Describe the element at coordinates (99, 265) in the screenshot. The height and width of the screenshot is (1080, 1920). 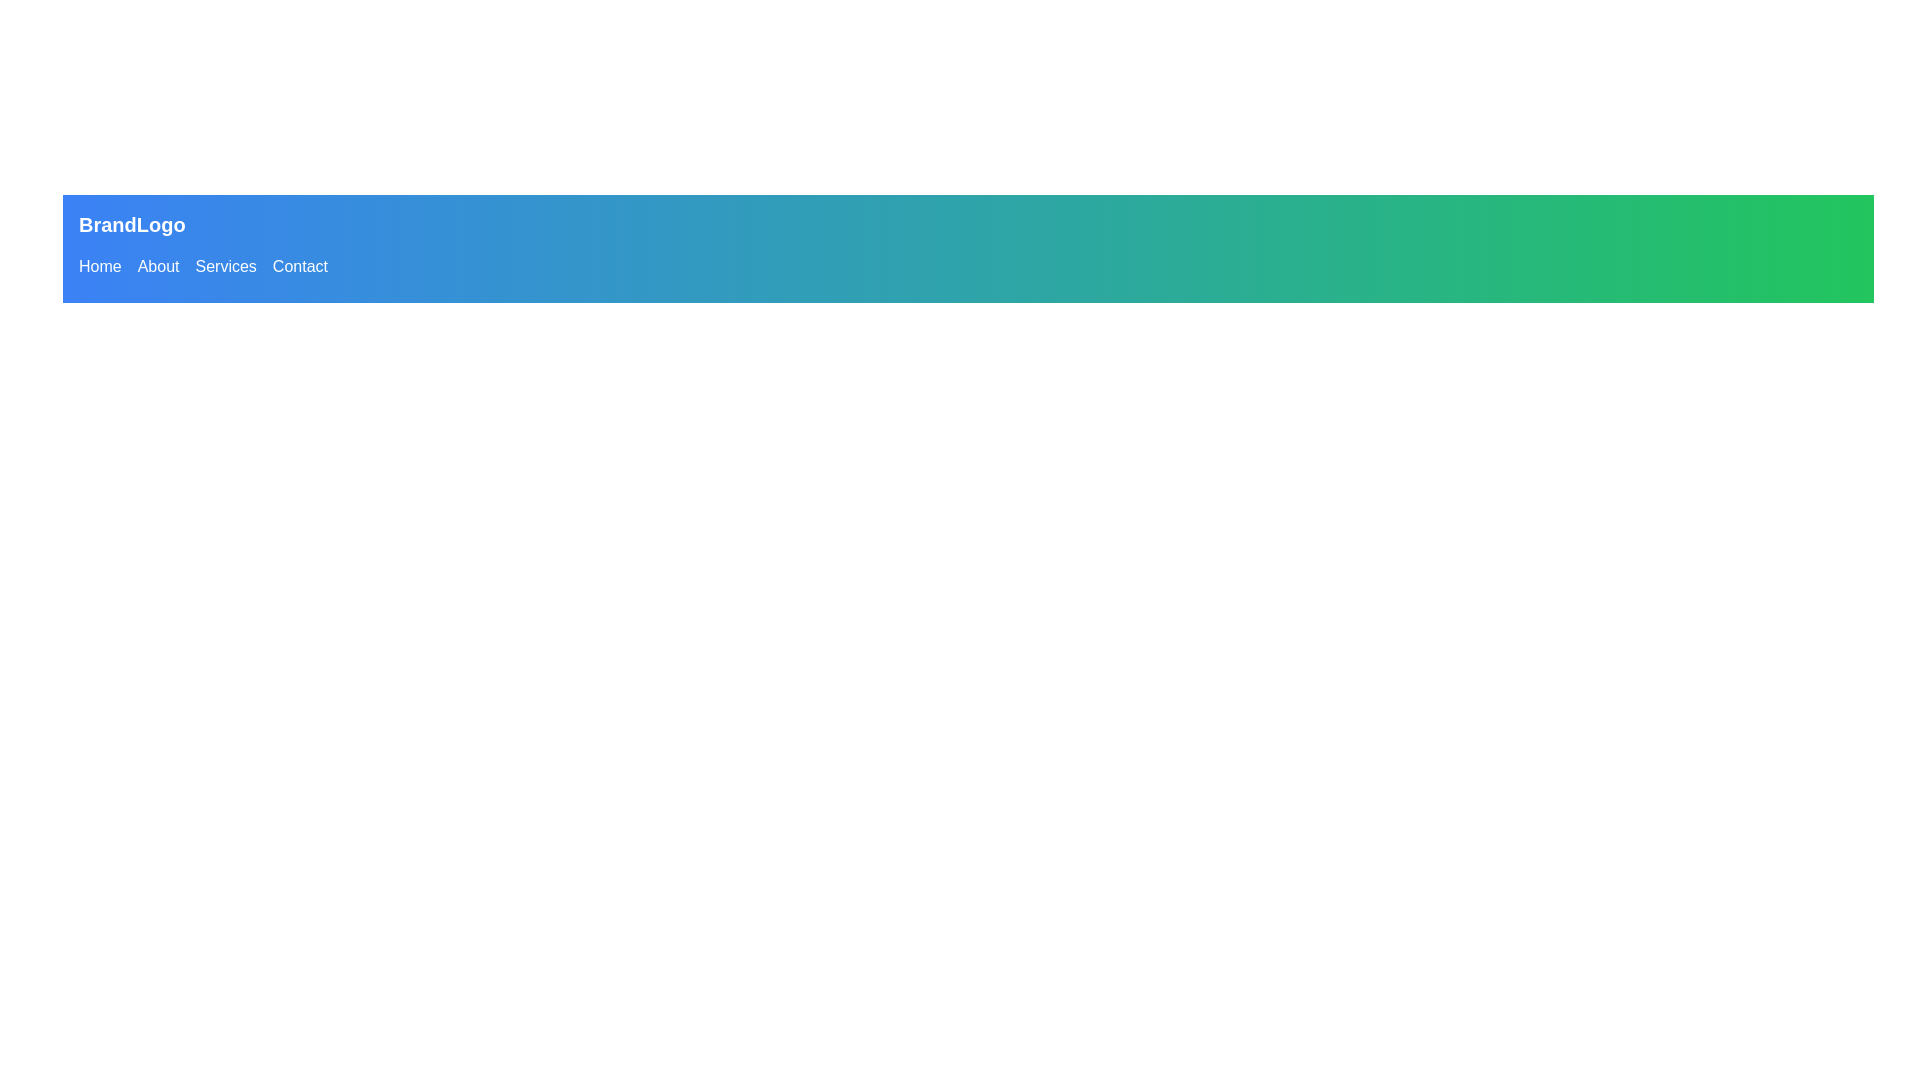
I see `the first hyperlink in the navigation bar` at that location.